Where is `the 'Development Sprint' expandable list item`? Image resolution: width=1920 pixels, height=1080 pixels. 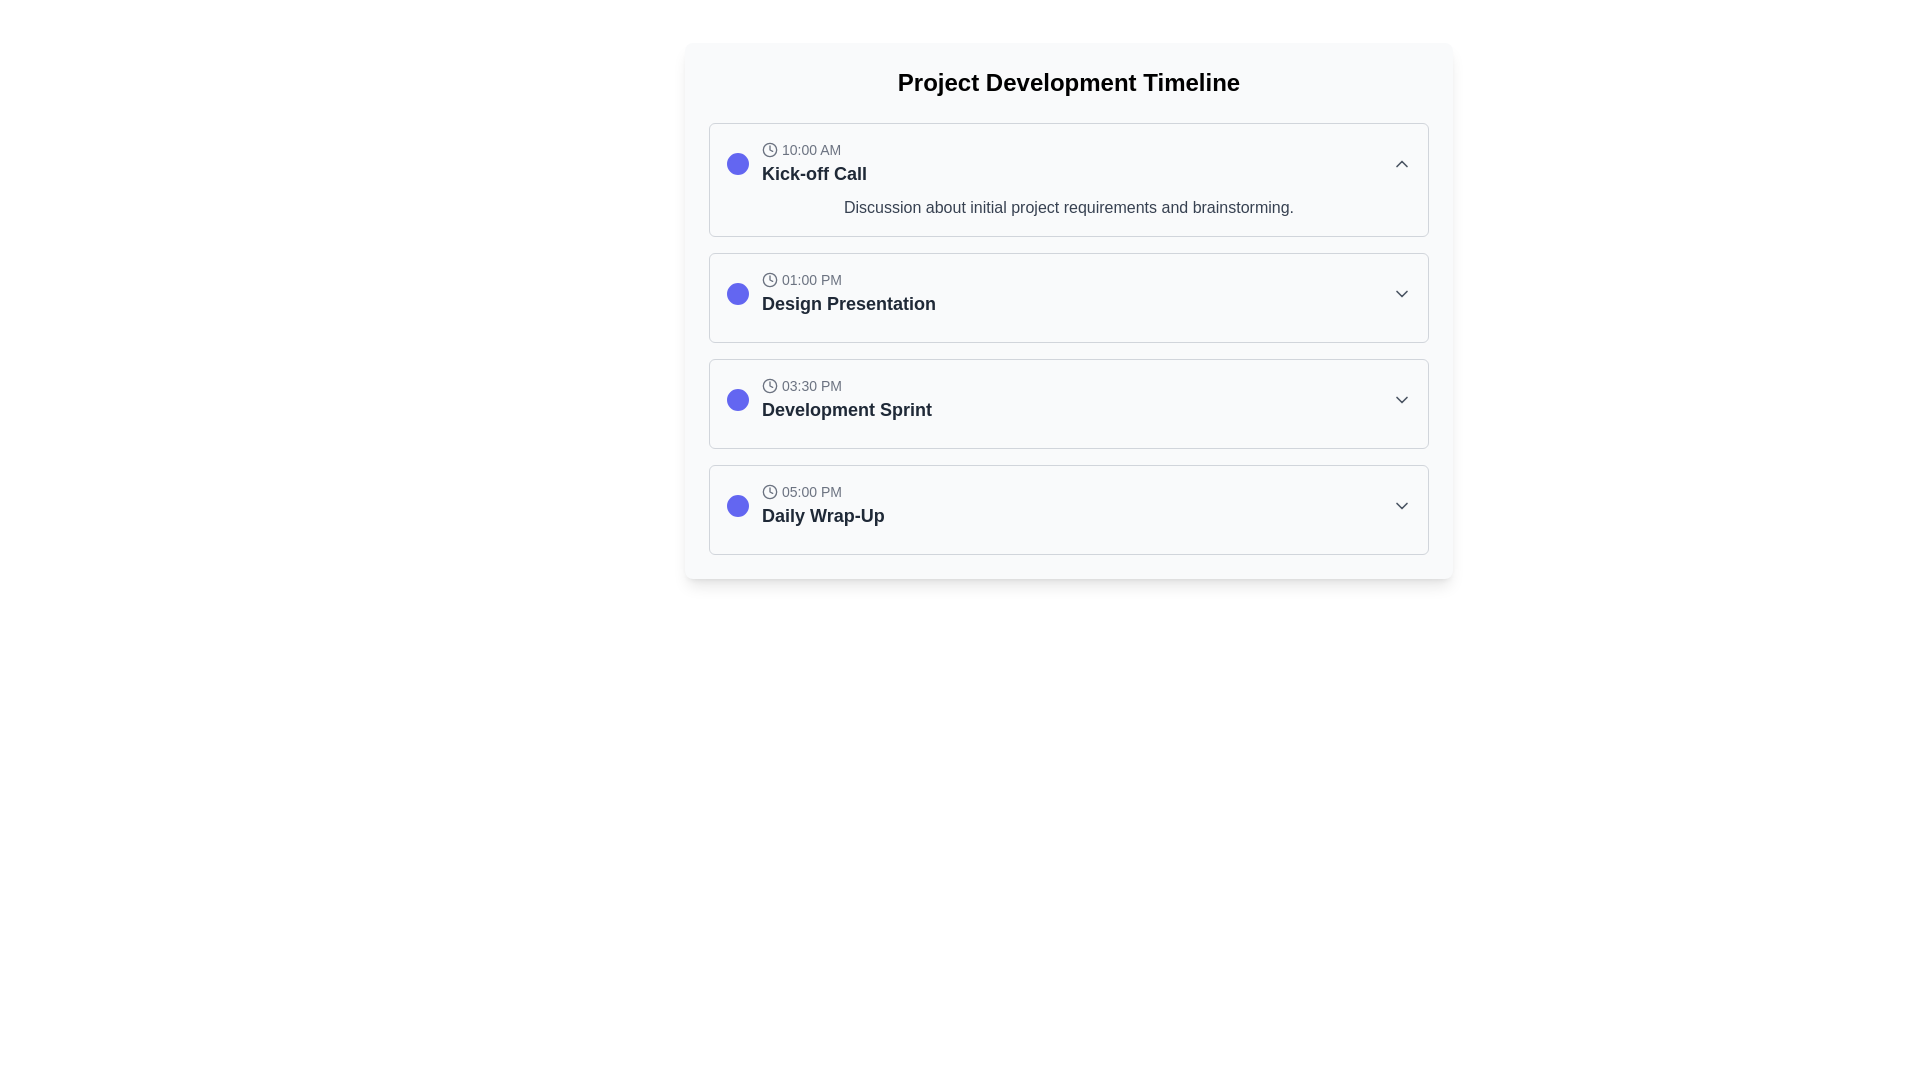 the 'Development Sprint' expandable list item is located at coordinates (1068, 400).